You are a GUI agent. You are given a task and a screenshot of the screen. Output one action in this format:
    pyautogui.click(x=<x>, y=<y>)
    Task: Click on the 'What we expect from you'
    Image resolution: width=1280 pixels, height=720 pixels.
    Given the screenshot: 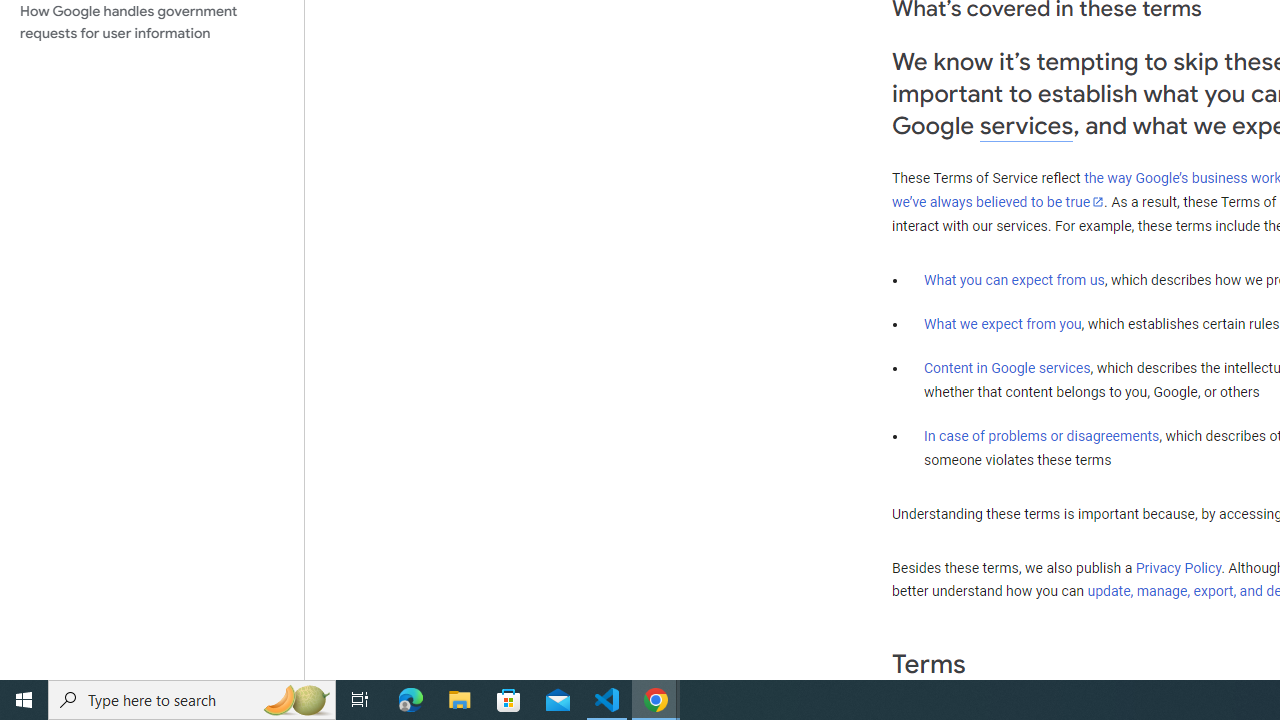 What is the action you would take?
    pyautogui.click(x=1002, y=323)
    